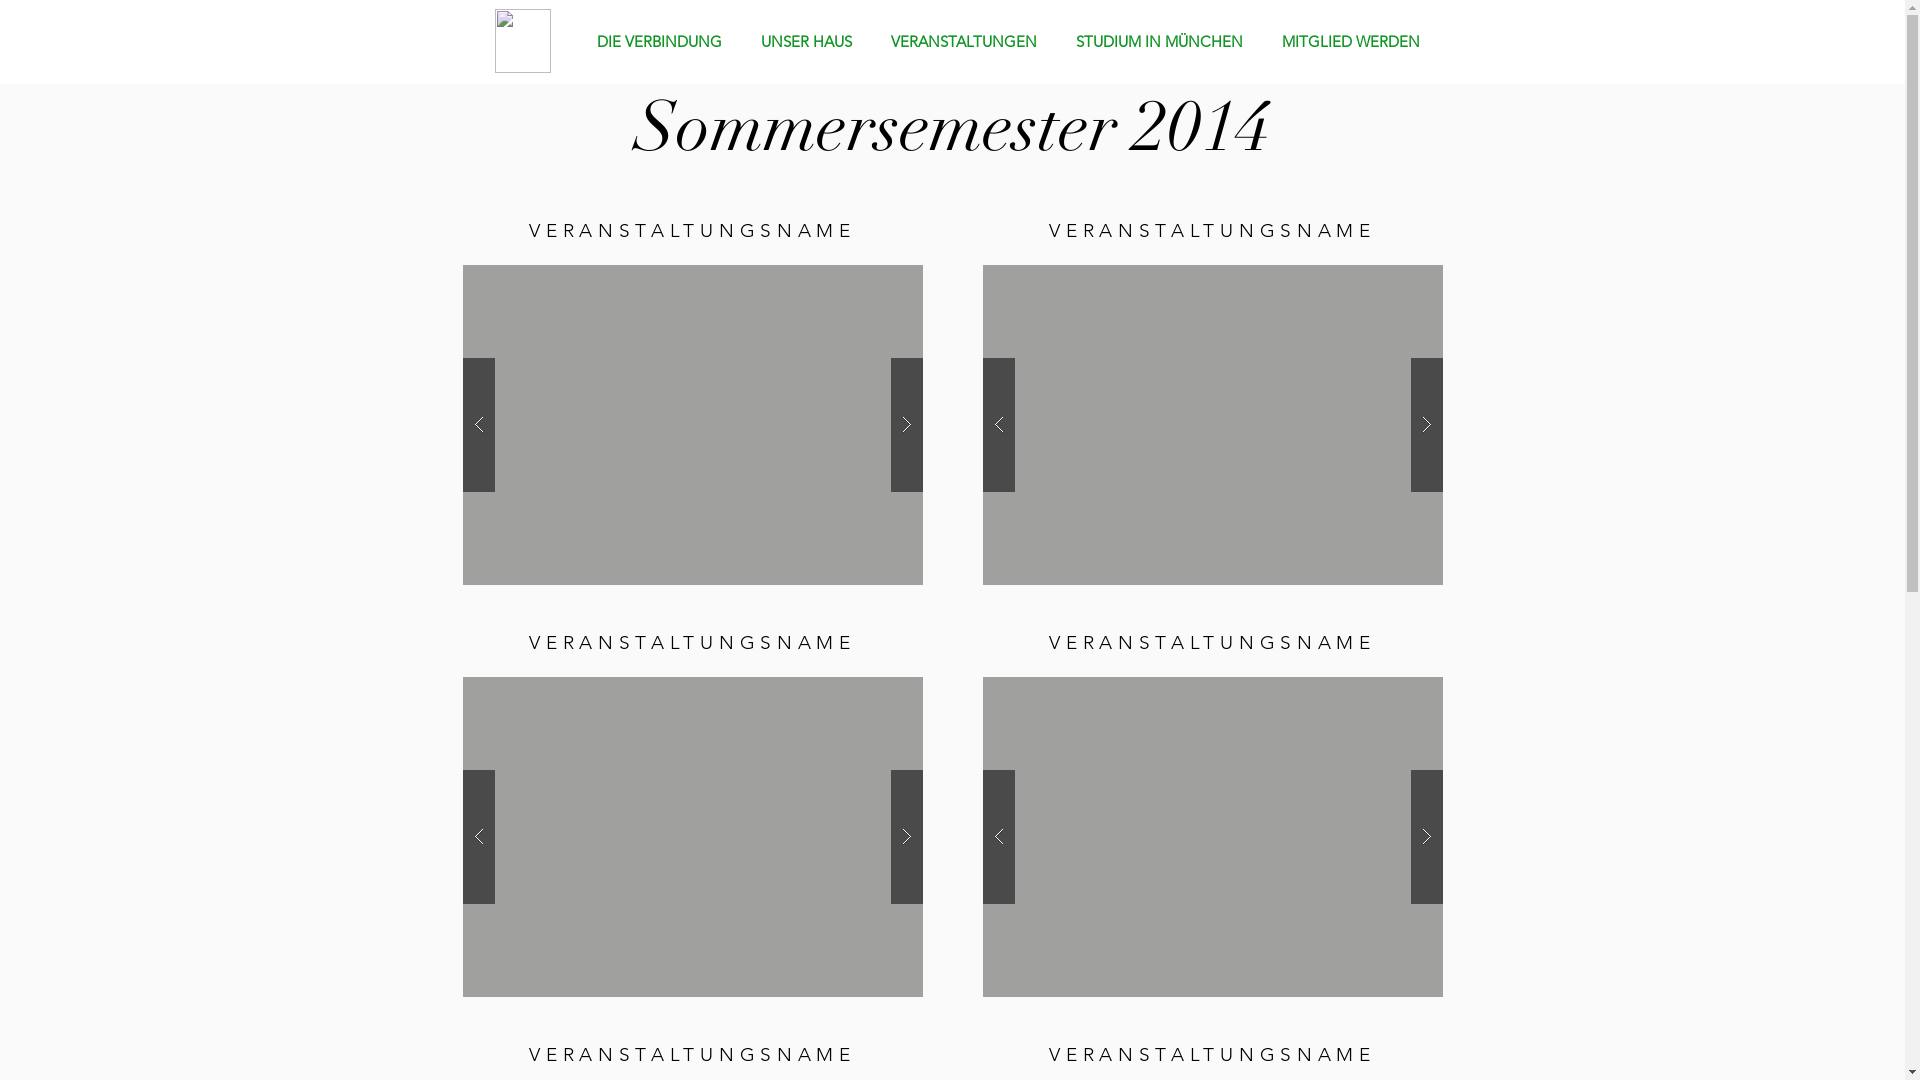  What do you see at coordinates (811, 41) in the screenshot?
I see `'UNSER HAUS'` at bounding box center [811, 41].